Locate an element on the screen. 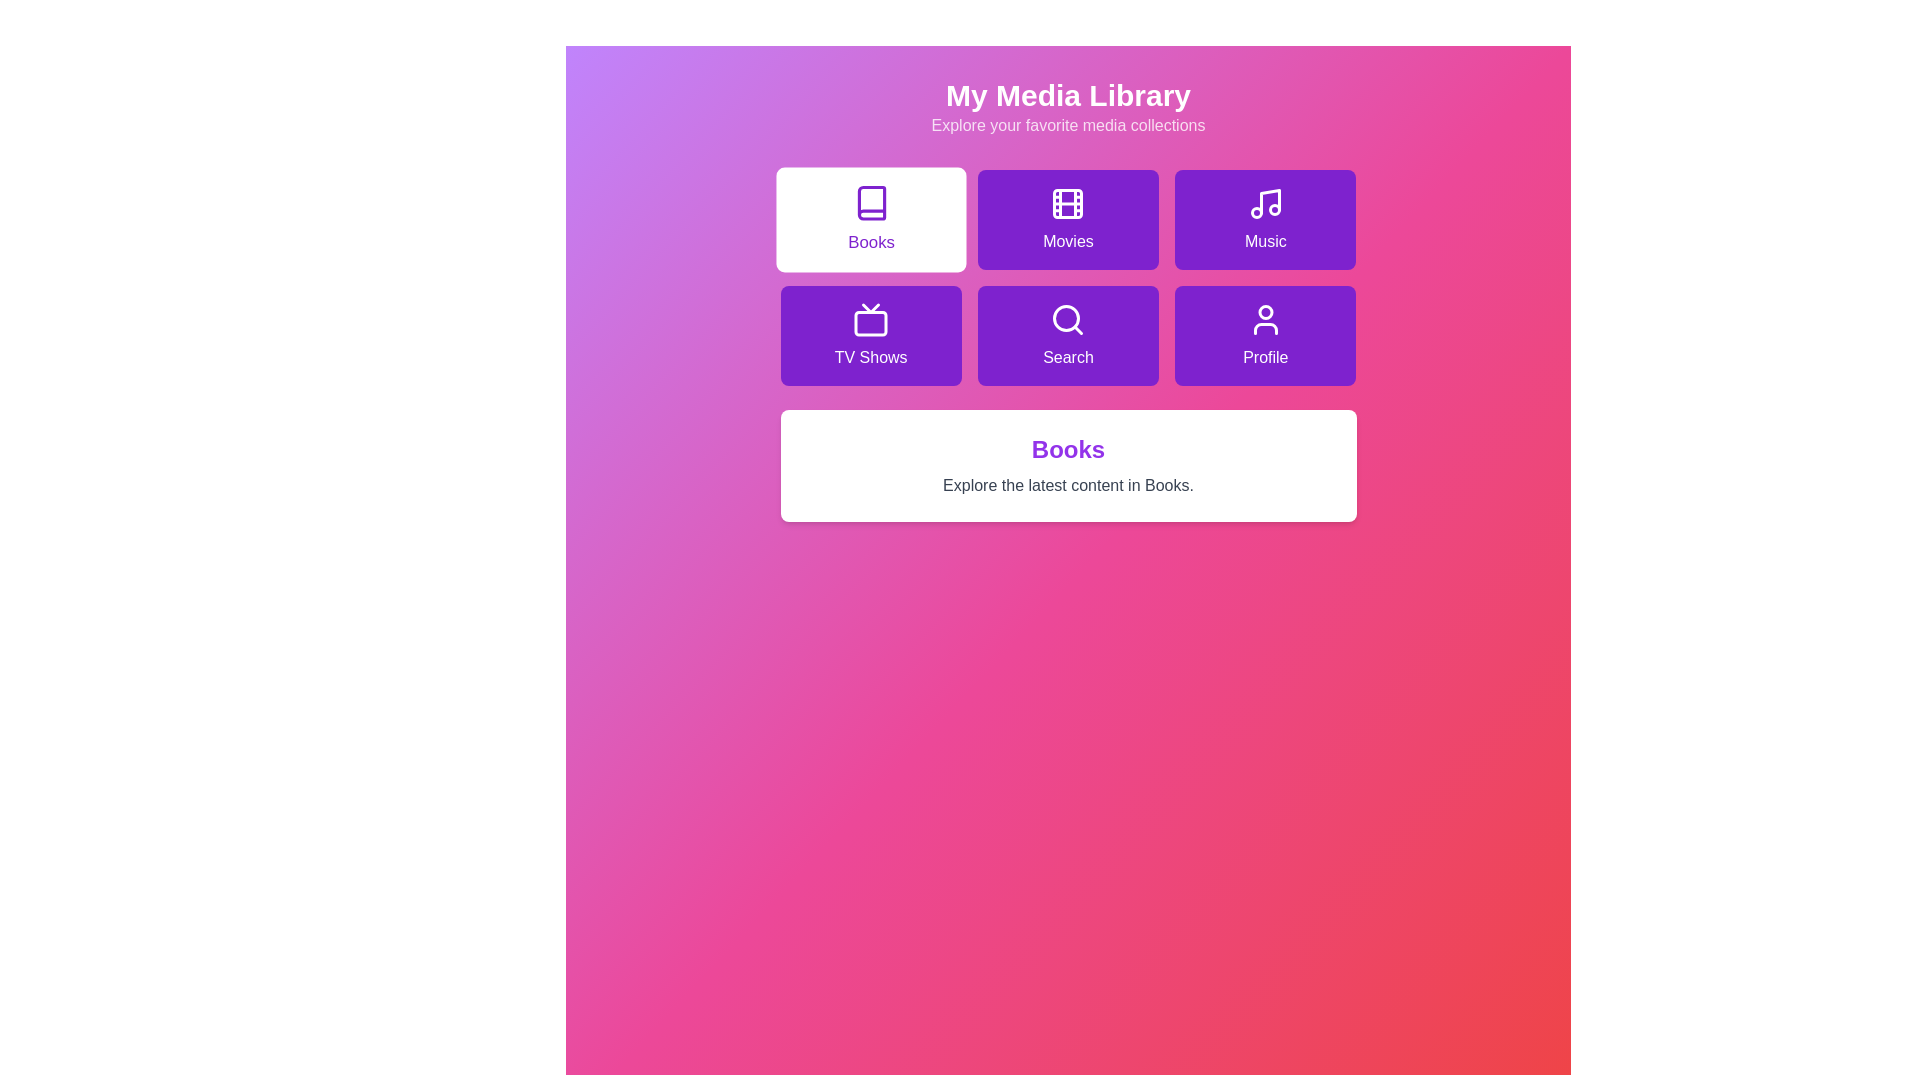  the user icon SVG located in the Profile button at the bottom-right of the grid of selectable options is located at coordinates (1264, 319).